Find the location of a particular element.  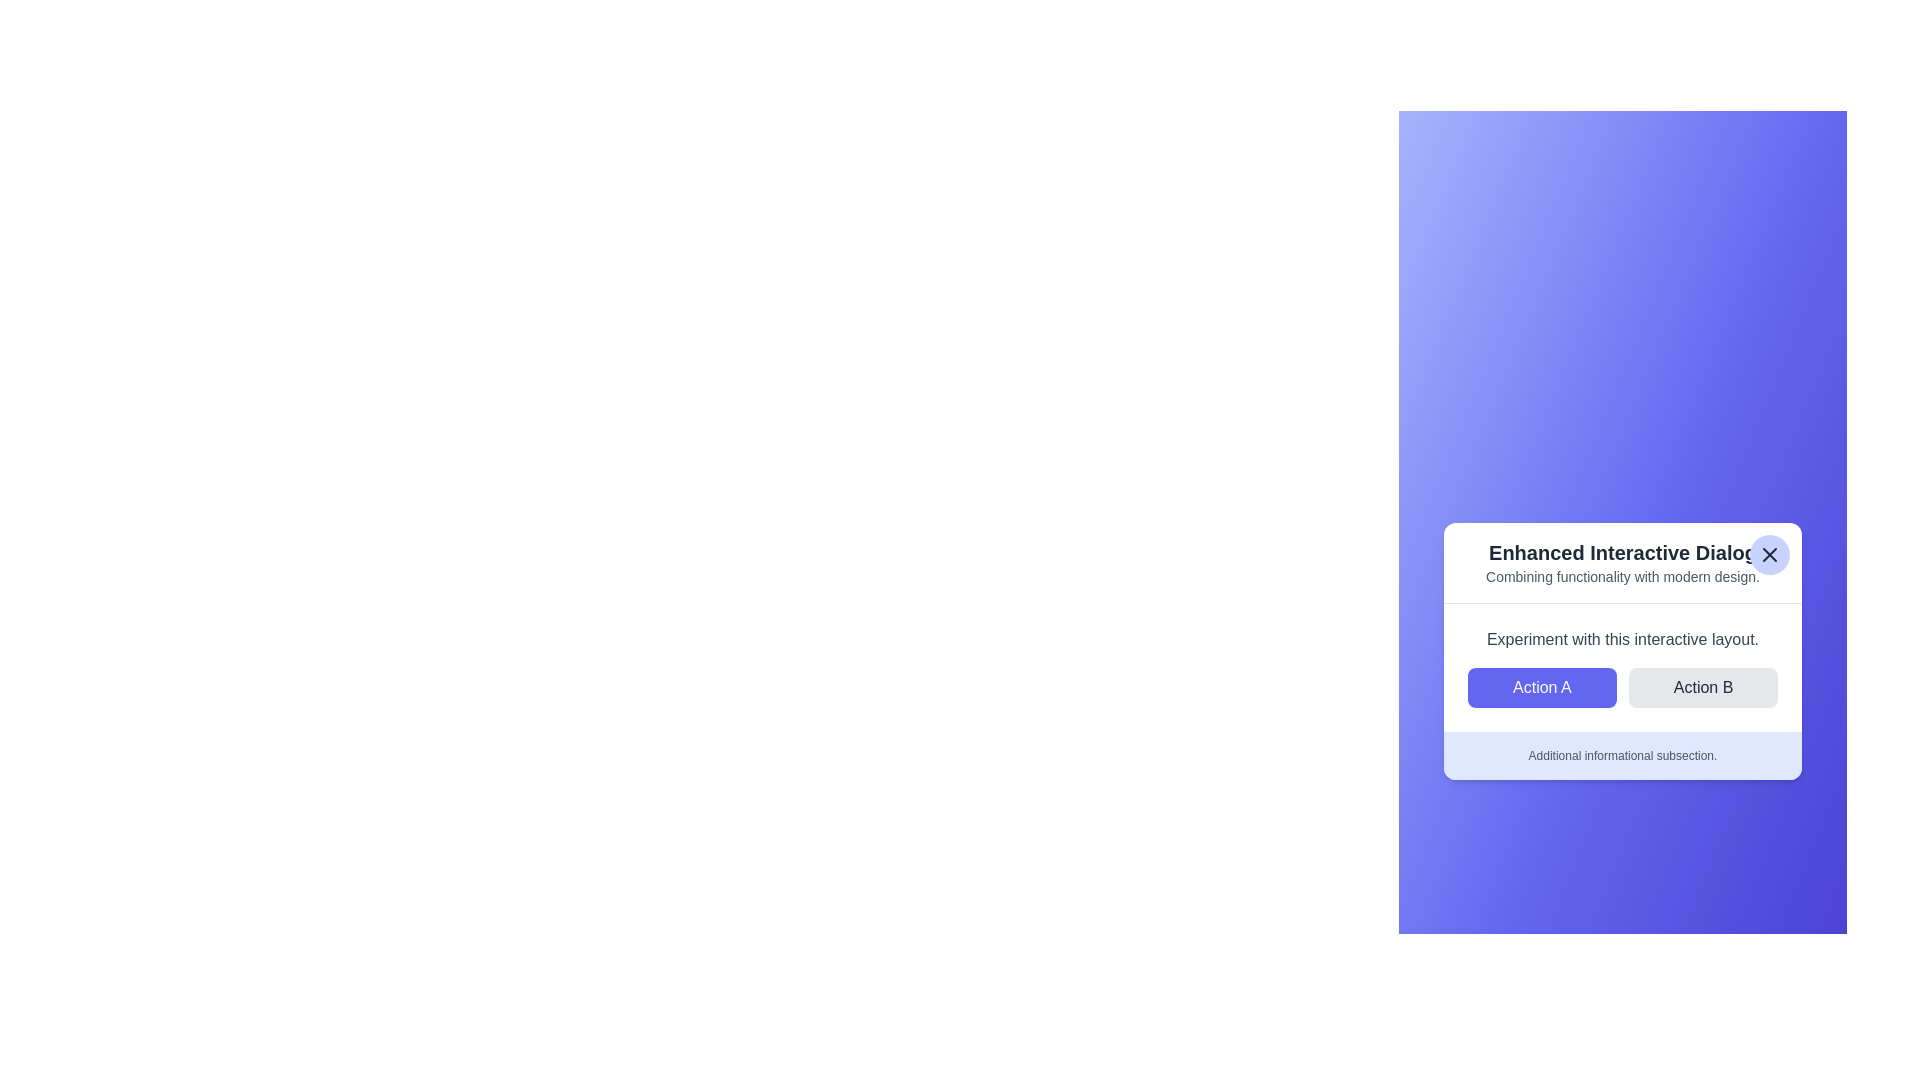

the diagonal stroke of the close ('X') icon in the upper-right corner of the 'Enhanced Interactive Dialog' is located at coordinates (1770, 554).